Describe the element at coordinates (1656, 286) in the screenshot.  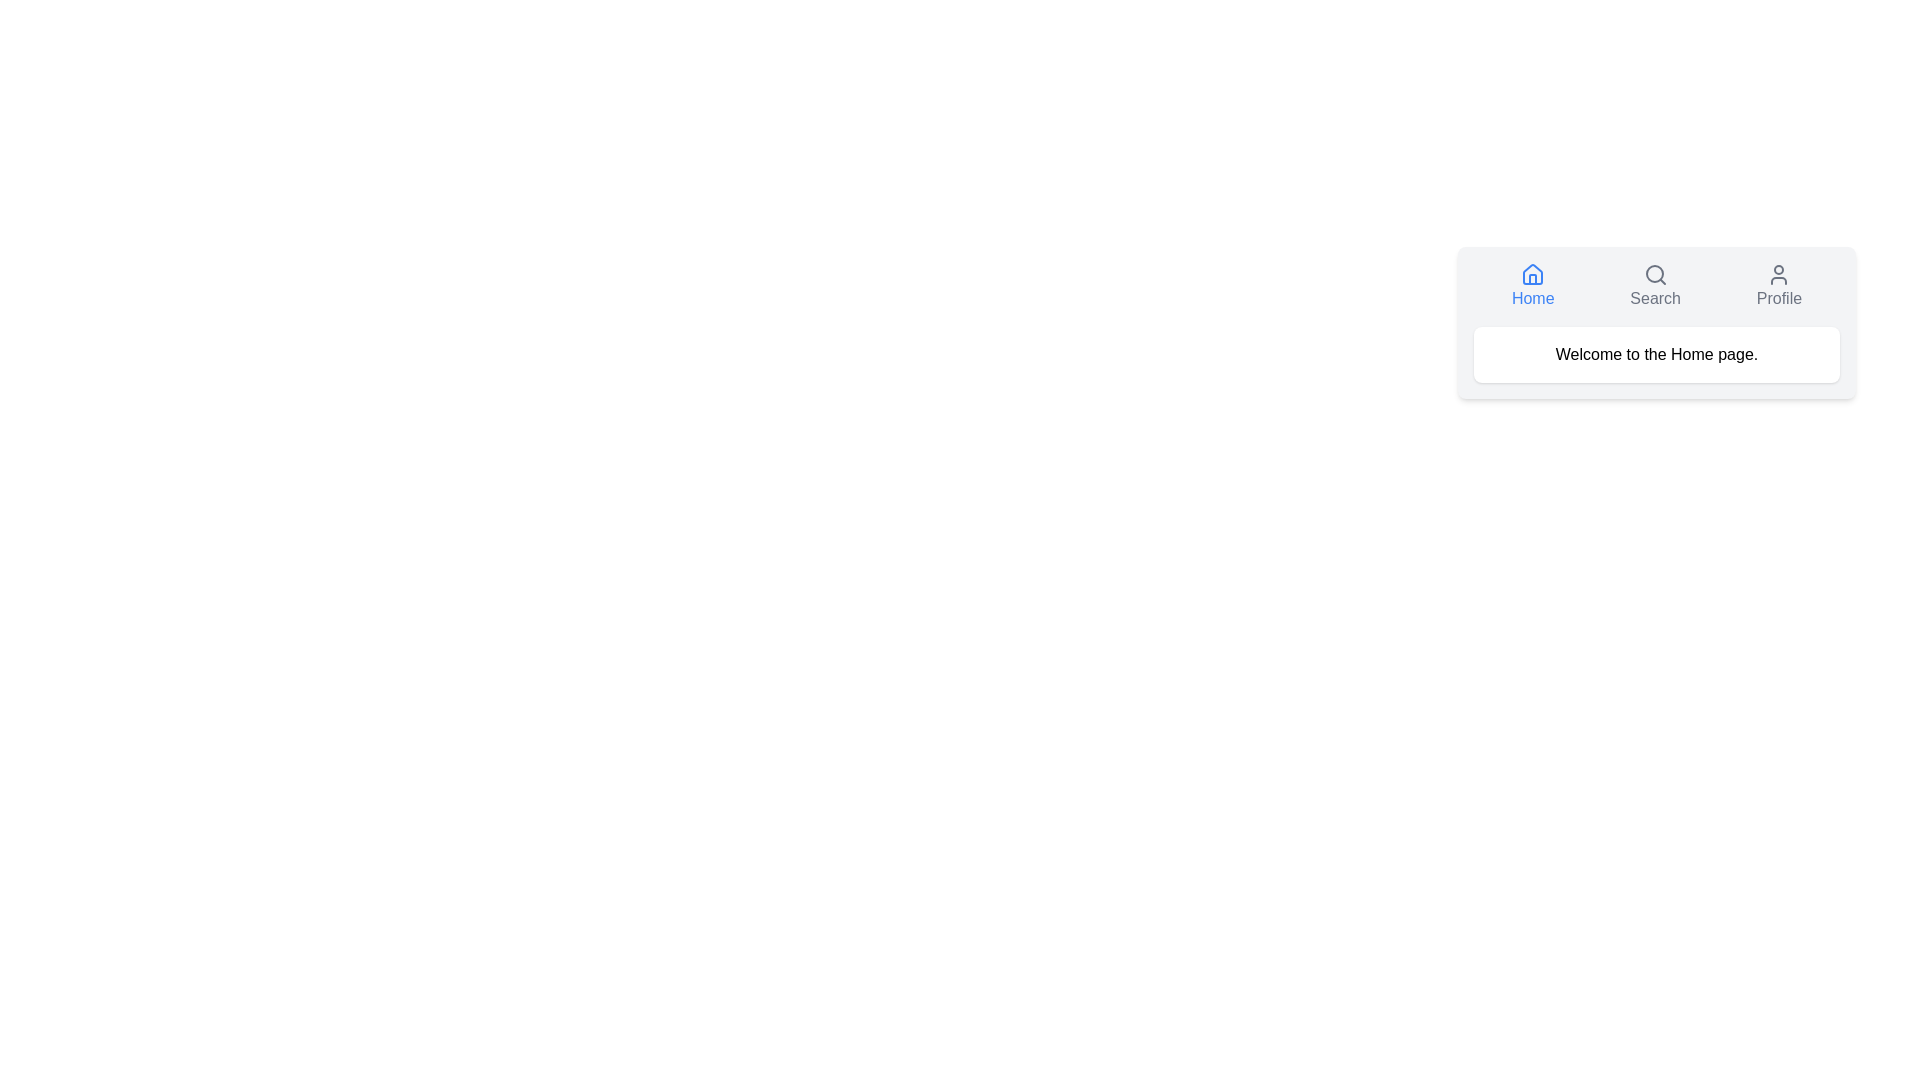
I see `the Navigation Bar which allows users to switch between 'Home', 'Search', and 'Profile' sections of the application` at that location.